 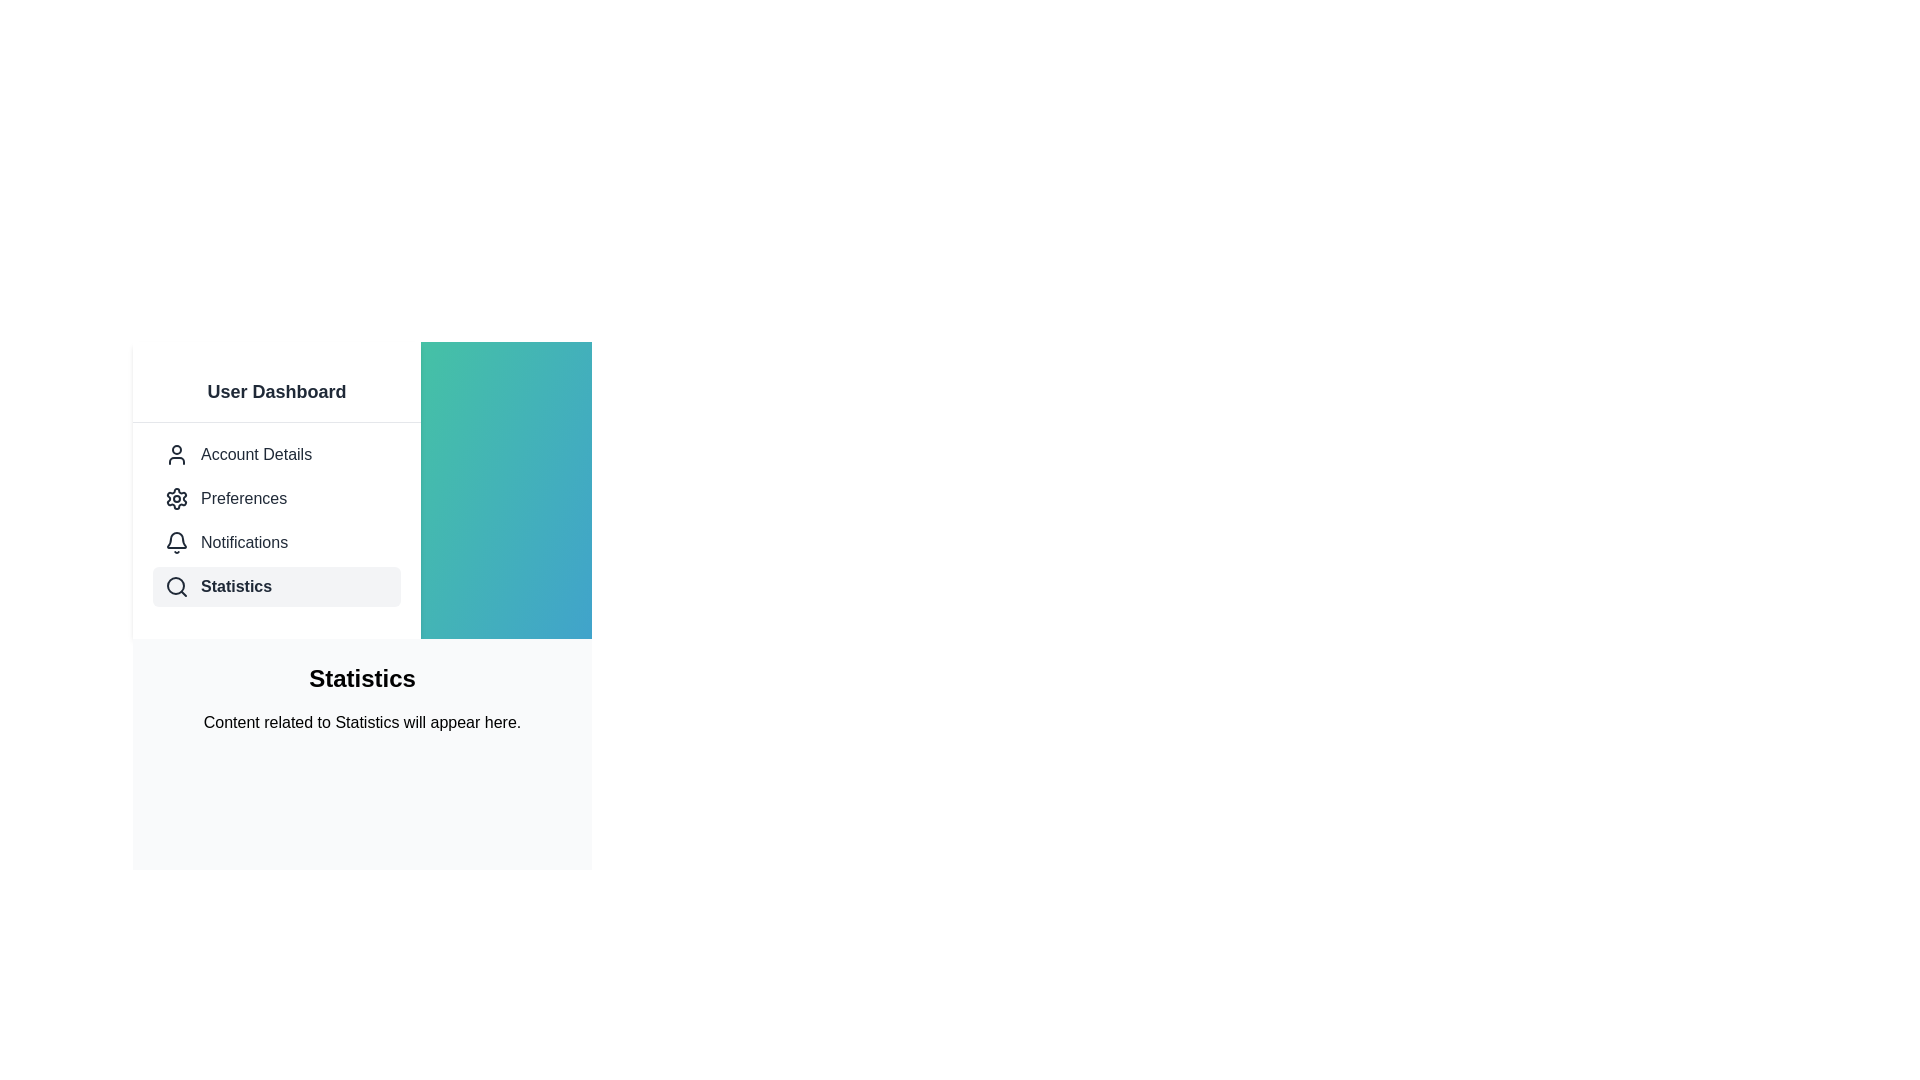 What do you see at coordinates (176, 585) in the screenshot?
I see `the Circle graphic component of the magnifying glass icon, which is part of the UI menu located under the 'User Dashboard' section` at bounding box center [176, 585].